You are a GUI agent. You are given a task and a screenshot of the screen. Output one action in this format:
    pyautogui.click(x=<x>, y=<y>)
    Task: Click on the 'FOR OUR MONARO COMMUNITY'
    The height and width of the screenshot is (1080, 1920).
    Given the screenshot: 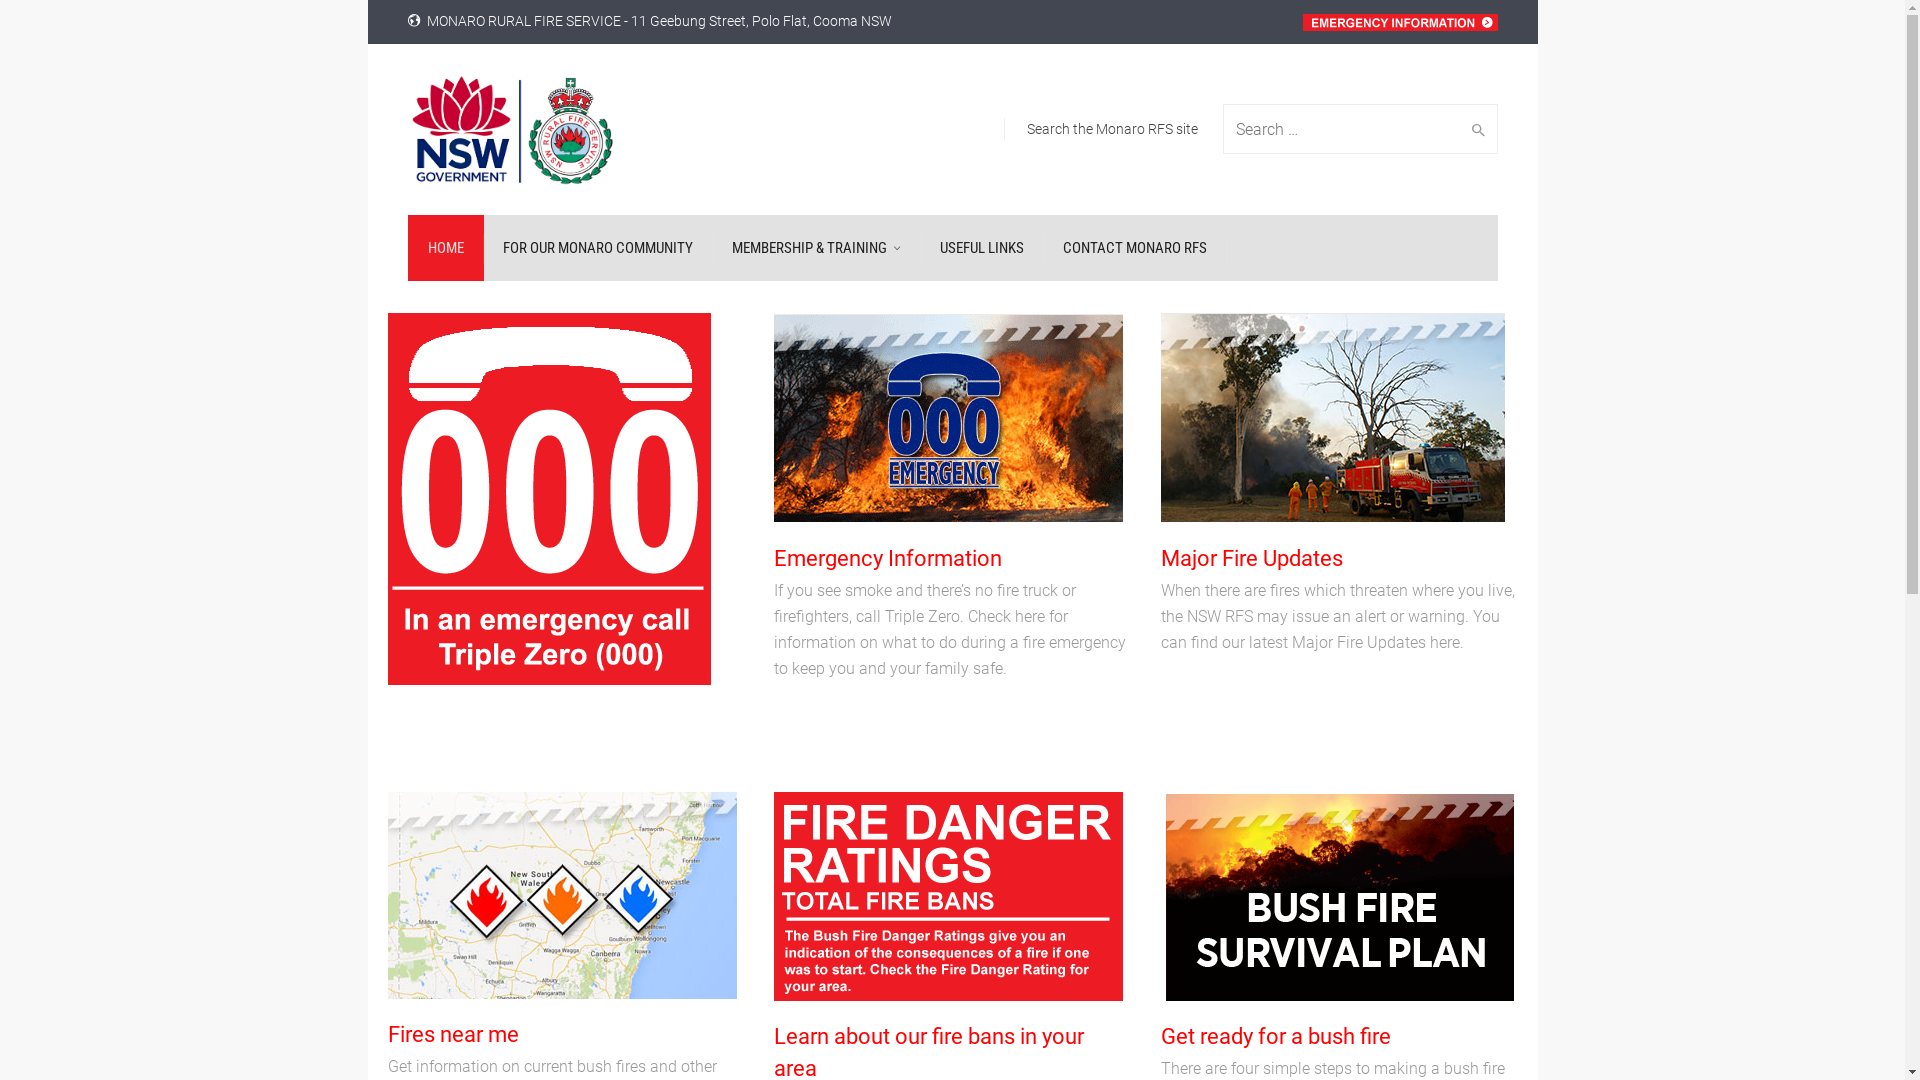 What is the action you would take?
    pyautogui.click(x=595, y=246)
    